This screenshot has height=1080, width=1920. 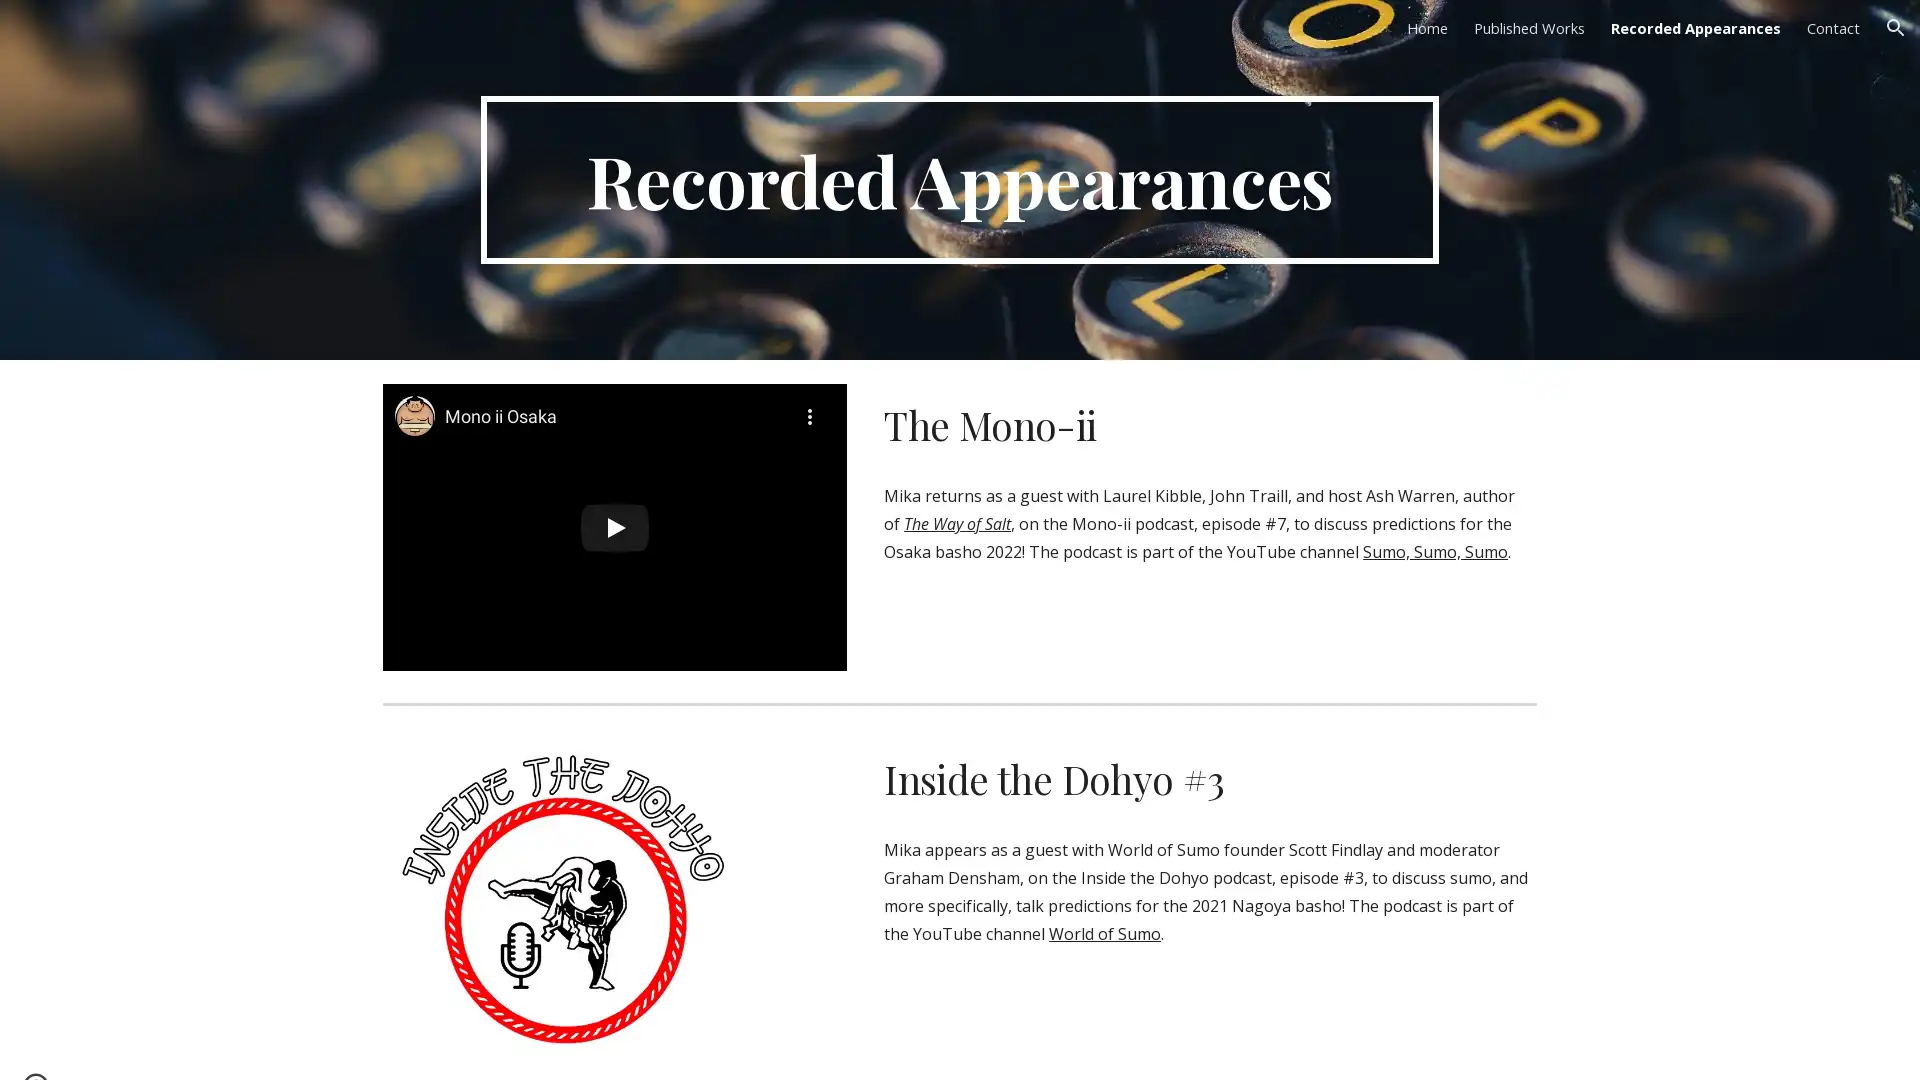 What do you see at coordinates (1246, 778) in the screenshot?
I see `Copy heading link` at bounding box center [1246, 778].